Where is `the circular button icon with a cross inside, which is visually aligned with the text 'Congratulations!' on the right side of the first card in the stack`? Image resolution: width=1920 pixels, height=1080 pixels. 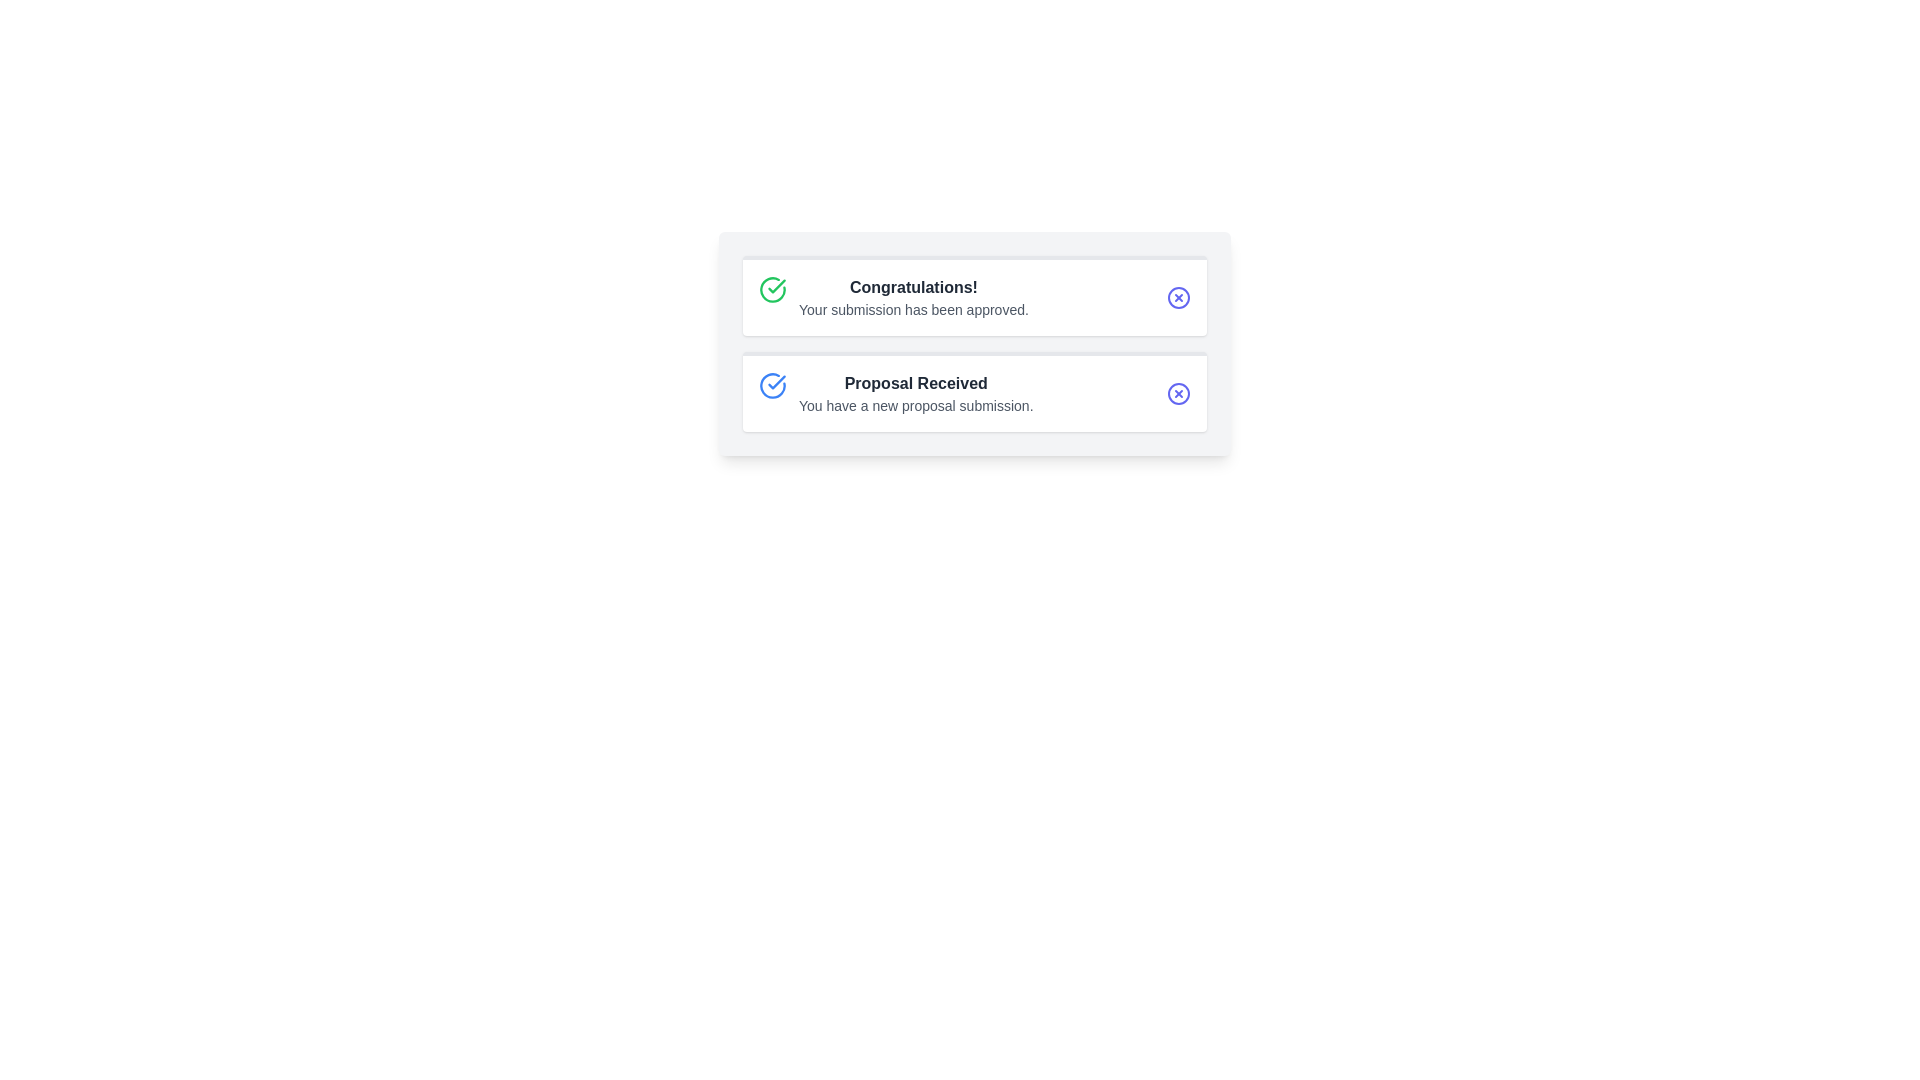 the circular button icon with a cross inside, which is visually aligned with the text 'Congratulations!' on the right side of the first card in the stack is located at coordinates (1179, 297).